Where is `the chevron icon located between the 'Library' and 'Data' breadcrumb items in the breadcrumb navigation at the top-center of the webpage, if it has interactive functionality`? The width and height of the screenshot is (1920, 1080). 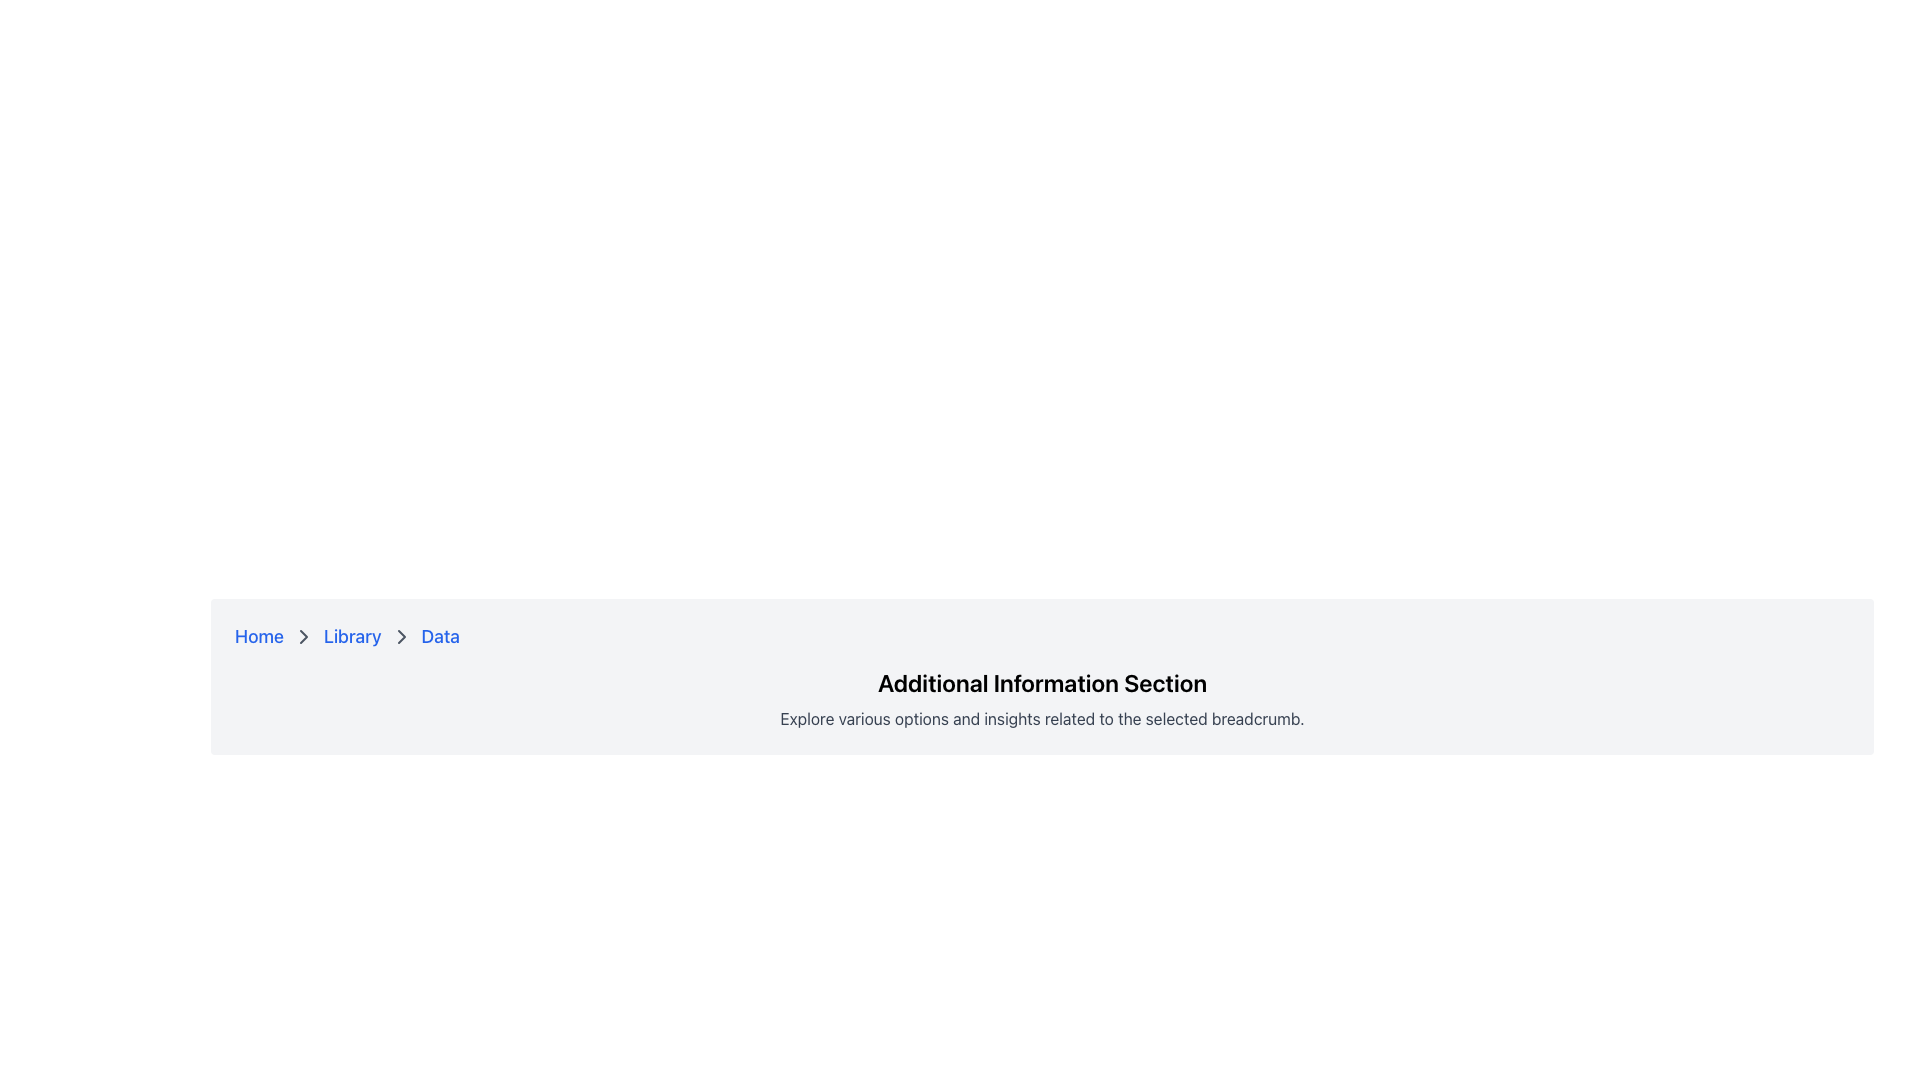 the chevron icon located between the 'Library' and 'Data' breadcrumb items in the breadcrumb navigation at the top-center of the webpage, if it has interactive functionality is located at coordinates (400, 636).